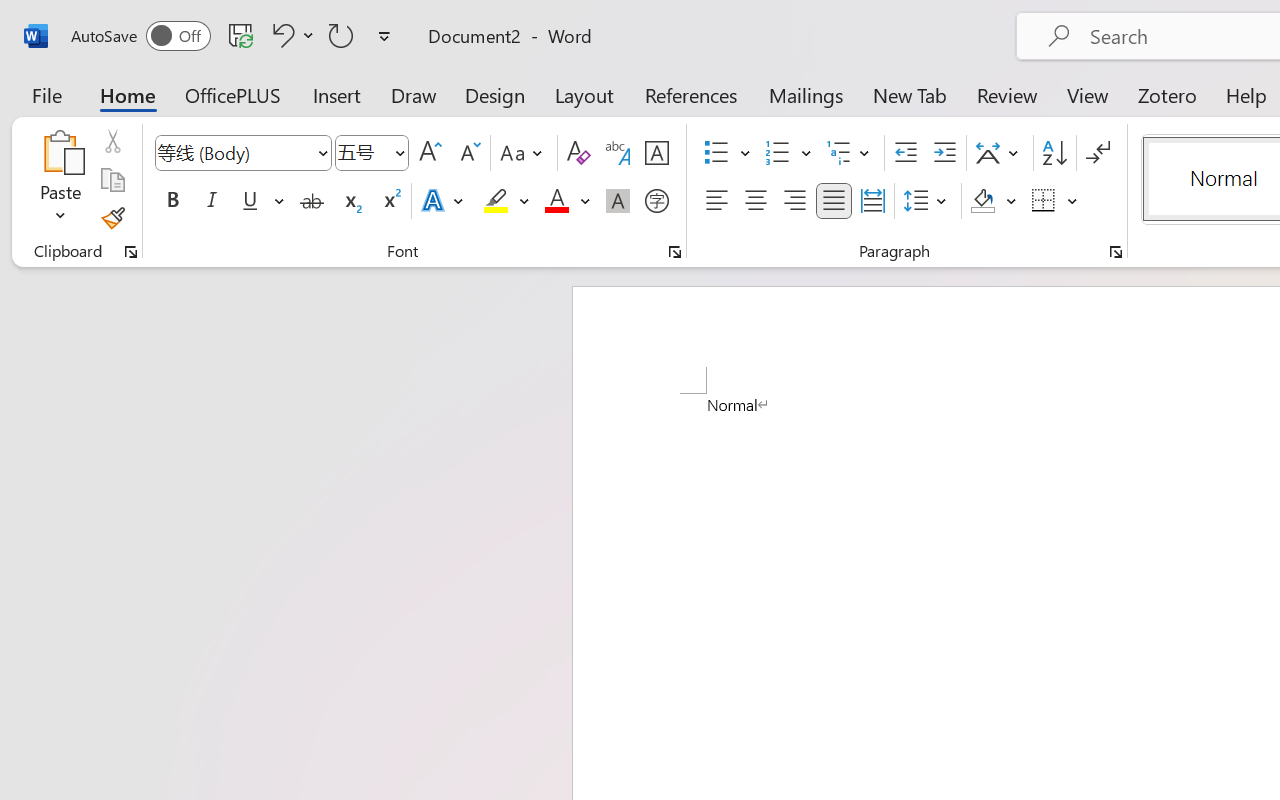 This screenshot has width=1280, height=800. I want to click on 'Increase Indent', so click(943, 153).